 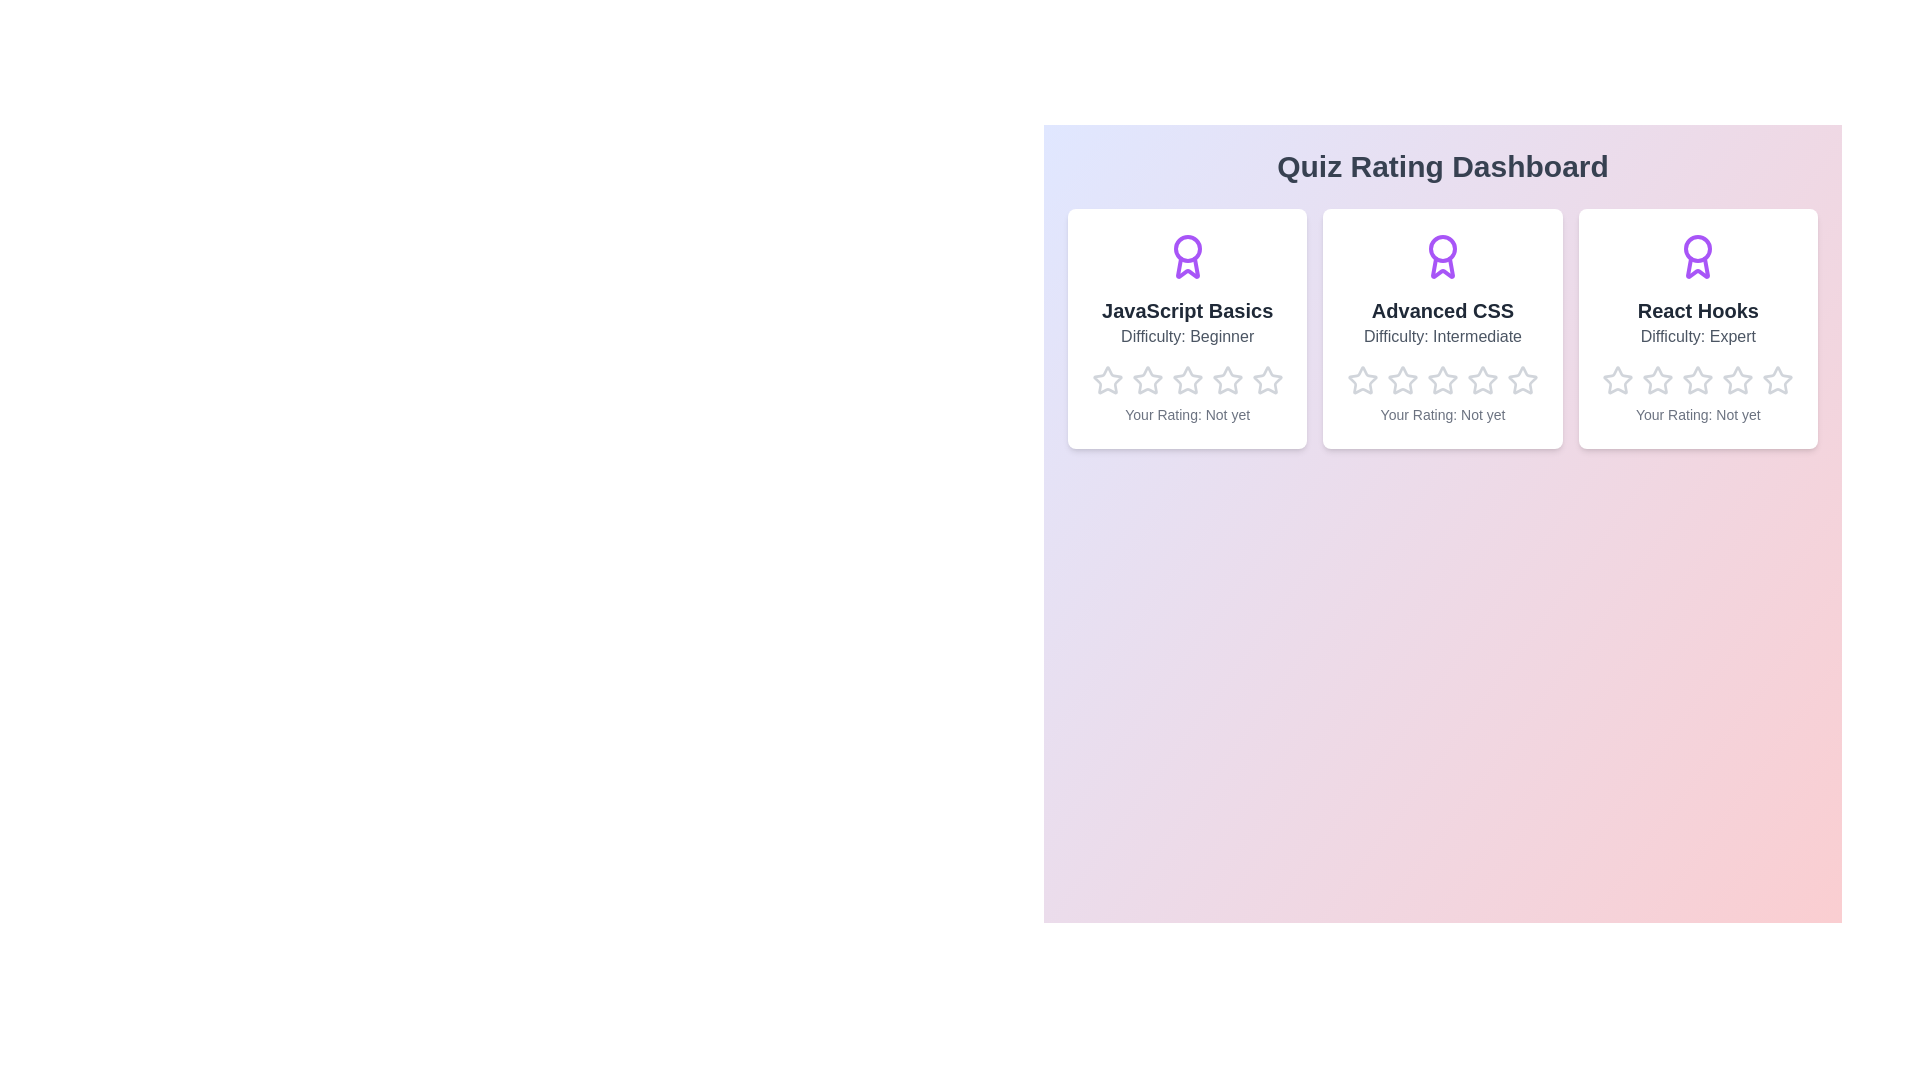 What do you see at coordinates (1266, 381) in the screenshot?
I see `the rating for a quiz to 5 stars` at bounding box center [1266, 381].